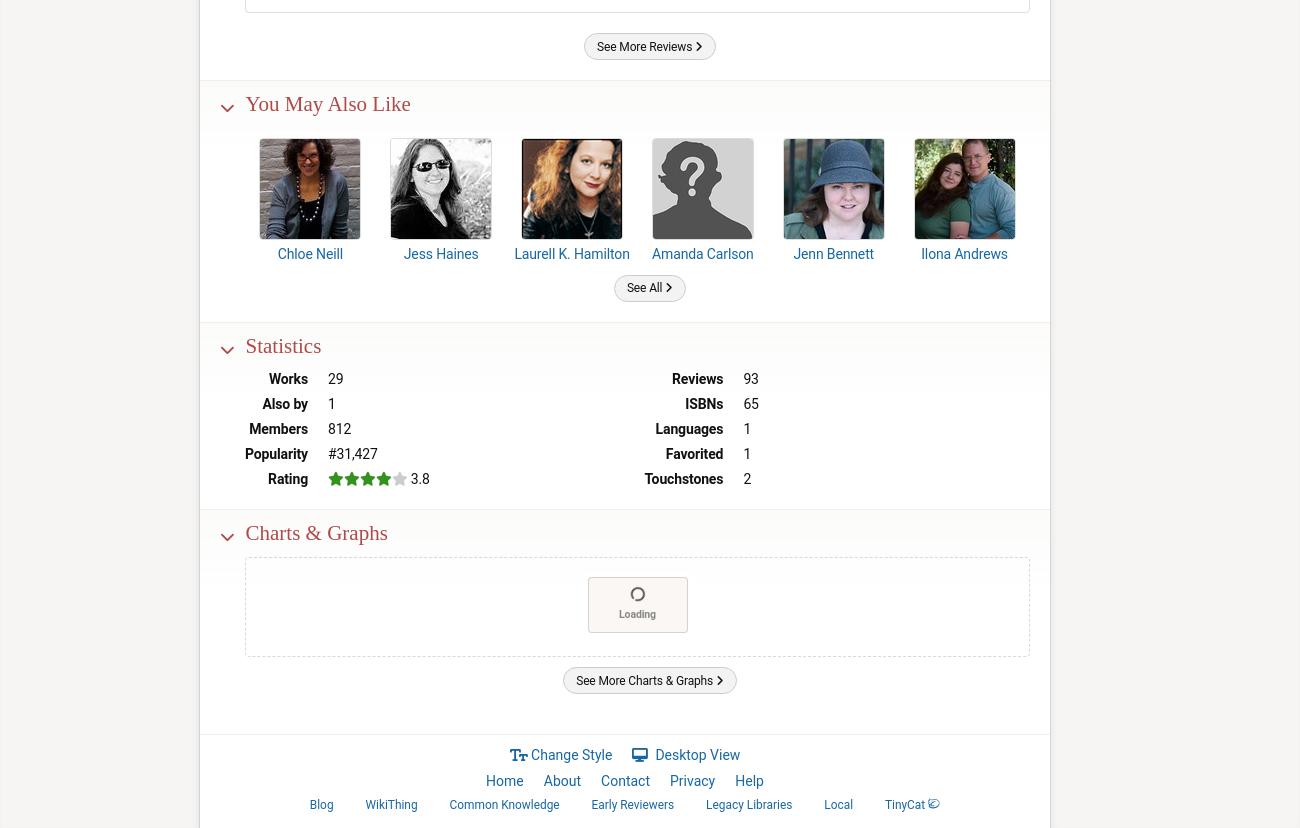 The width and height of the screenshot is (1300, 828). What do you see at coordinates (688, 428) in the screenshot?
I see `'Languages'` at bounding box center [688, 428].